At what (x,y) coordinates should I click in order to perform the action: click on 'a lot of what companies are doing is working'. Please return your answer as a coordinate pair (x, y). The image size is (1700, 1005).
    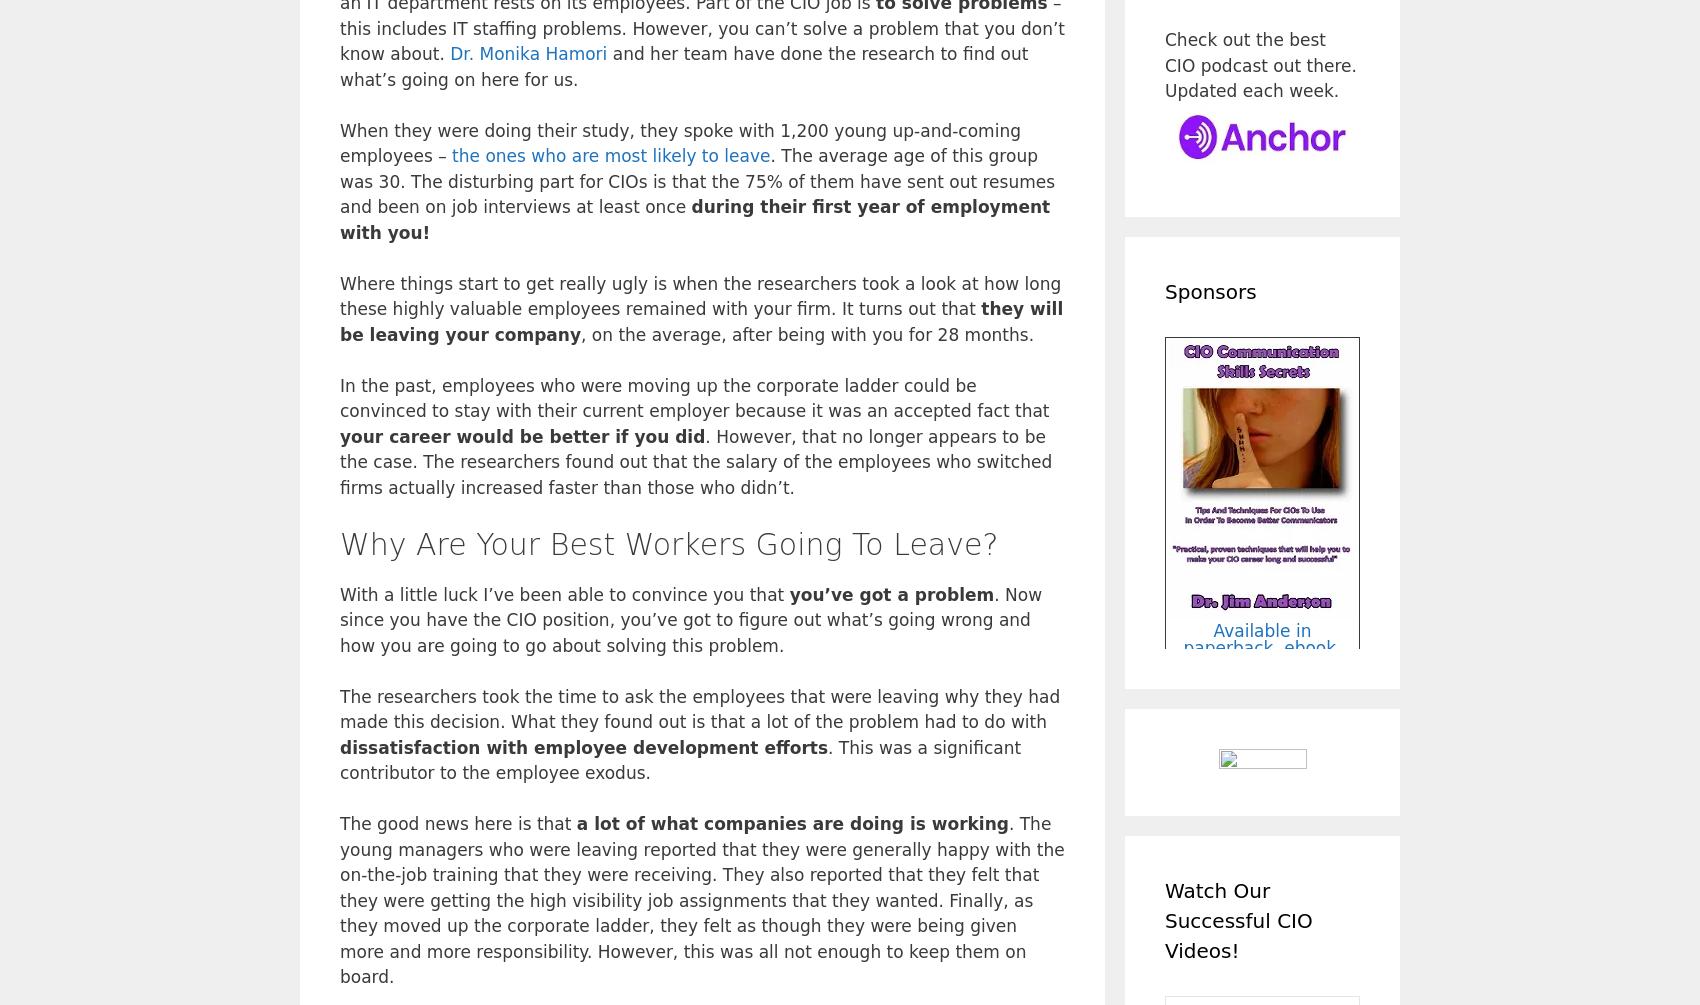
    Looking at the image, I should click on (574, 823).